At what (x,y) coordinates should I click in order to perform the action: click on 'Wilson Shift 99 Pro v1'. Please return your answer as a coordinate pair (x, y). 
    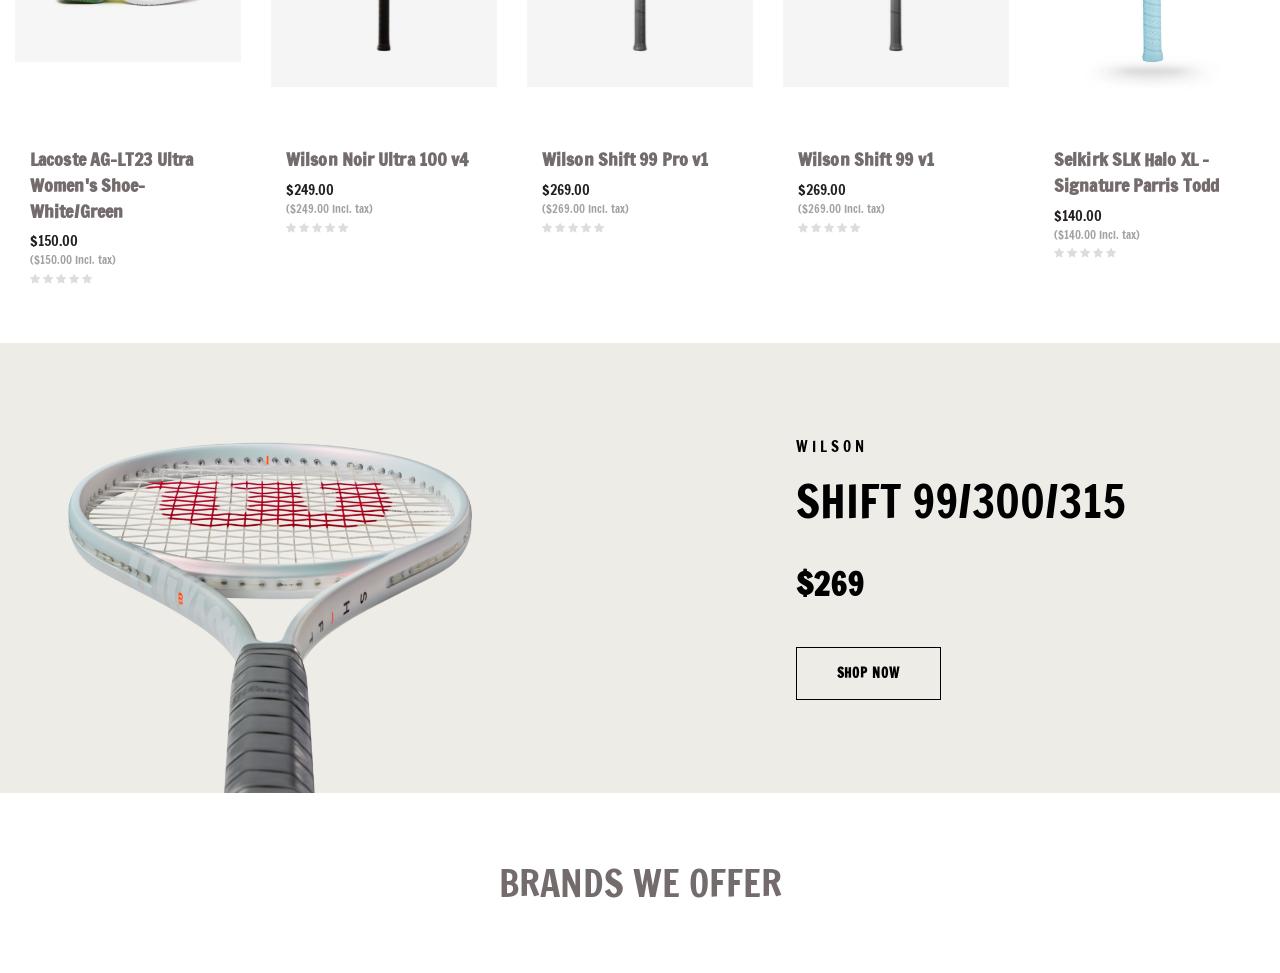
    Looking at the image, I should click on (624, 158).